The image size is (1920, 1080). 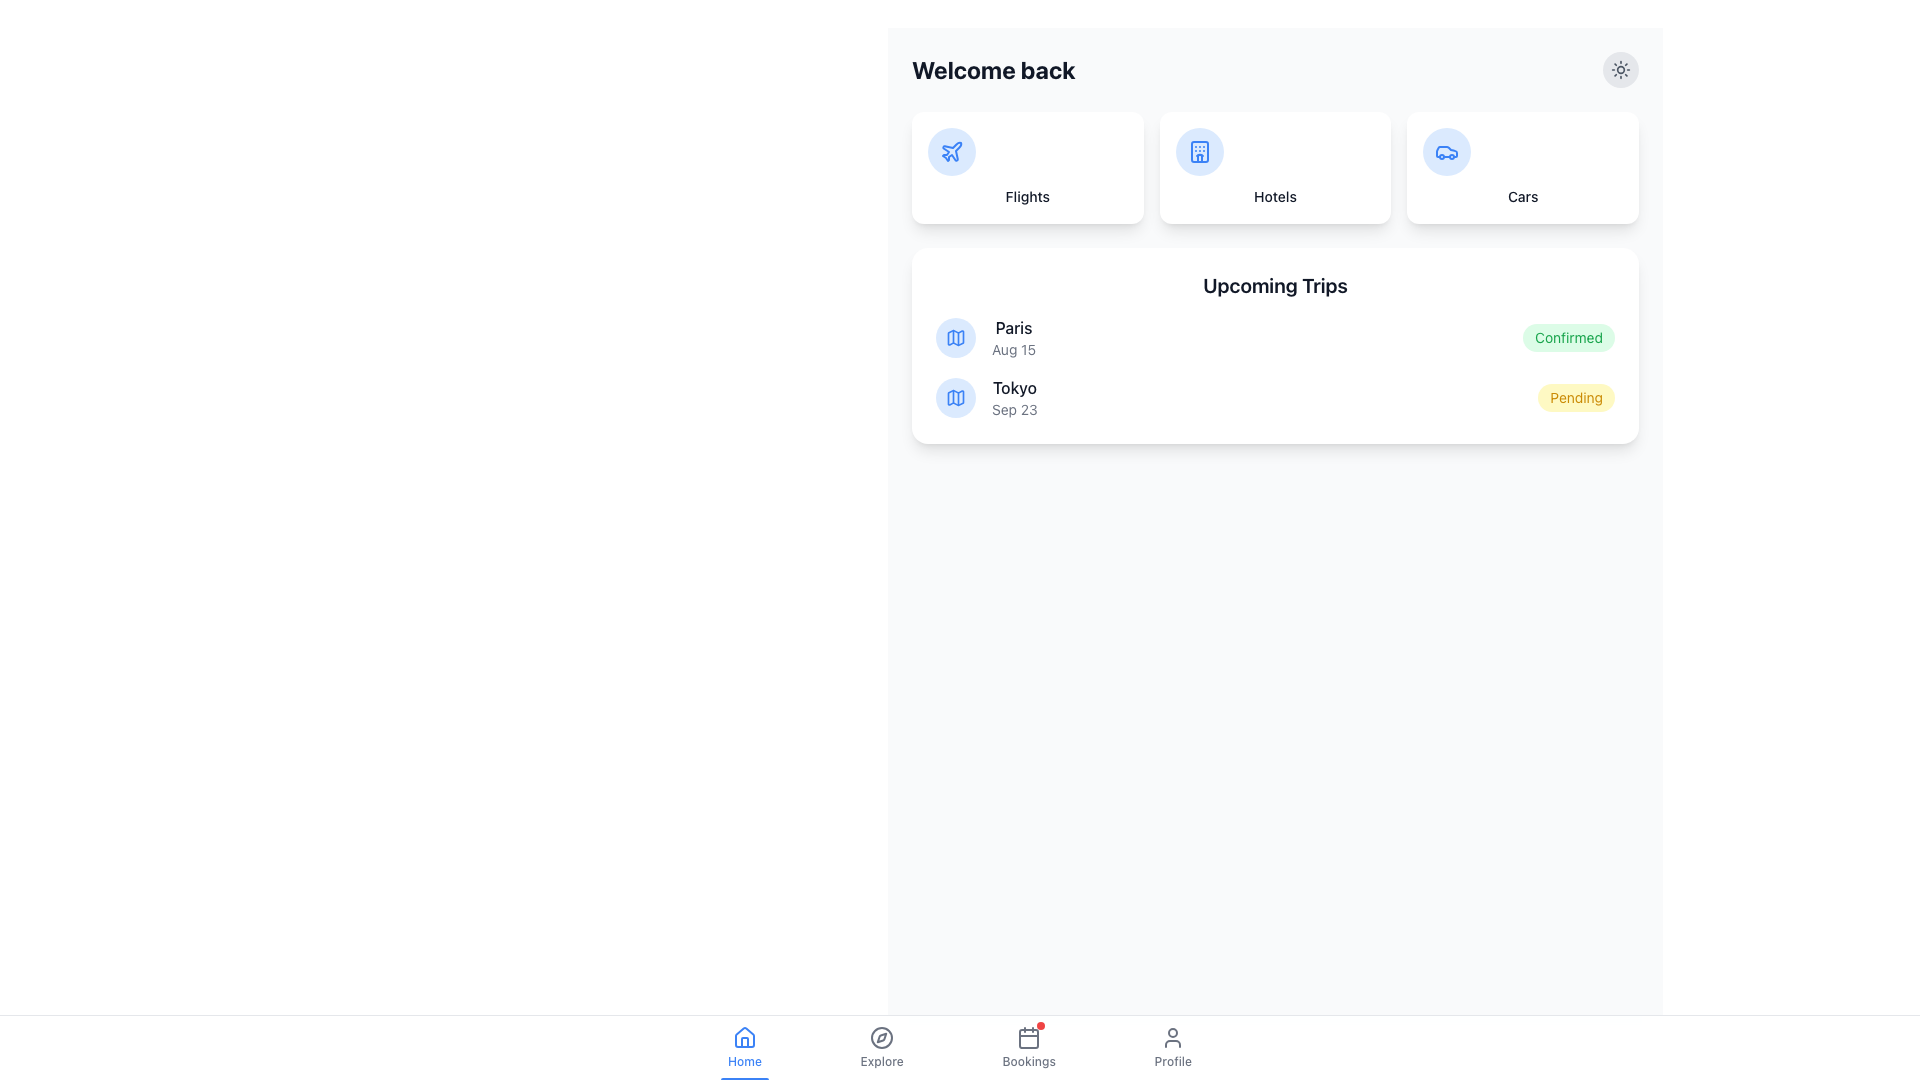 I want to click on the 'Confirmed' badge in the Upcoming Trips section indicating a positive confirmation status for the trip to Paris dated Aug 15, so click(x=1568, y=337).